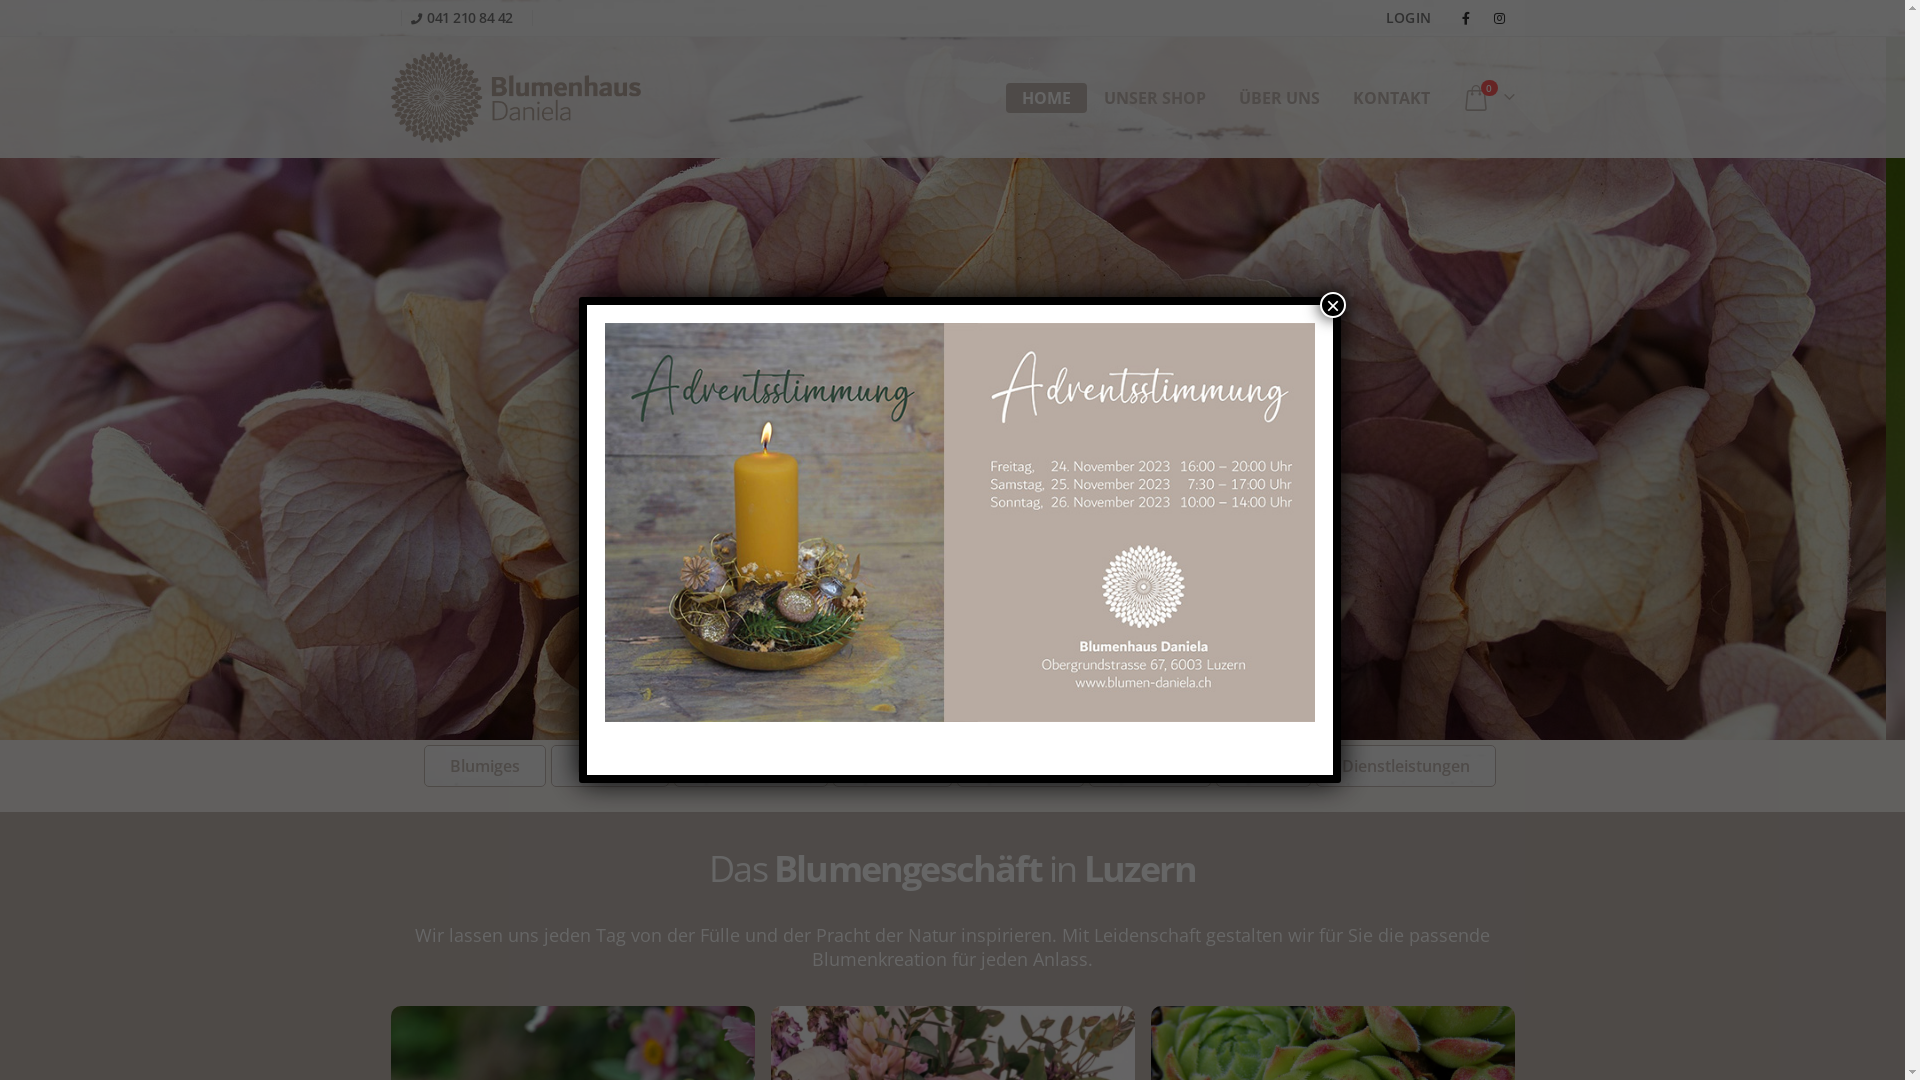  I want to click on 'KONTAKT', so click(1390, 97).